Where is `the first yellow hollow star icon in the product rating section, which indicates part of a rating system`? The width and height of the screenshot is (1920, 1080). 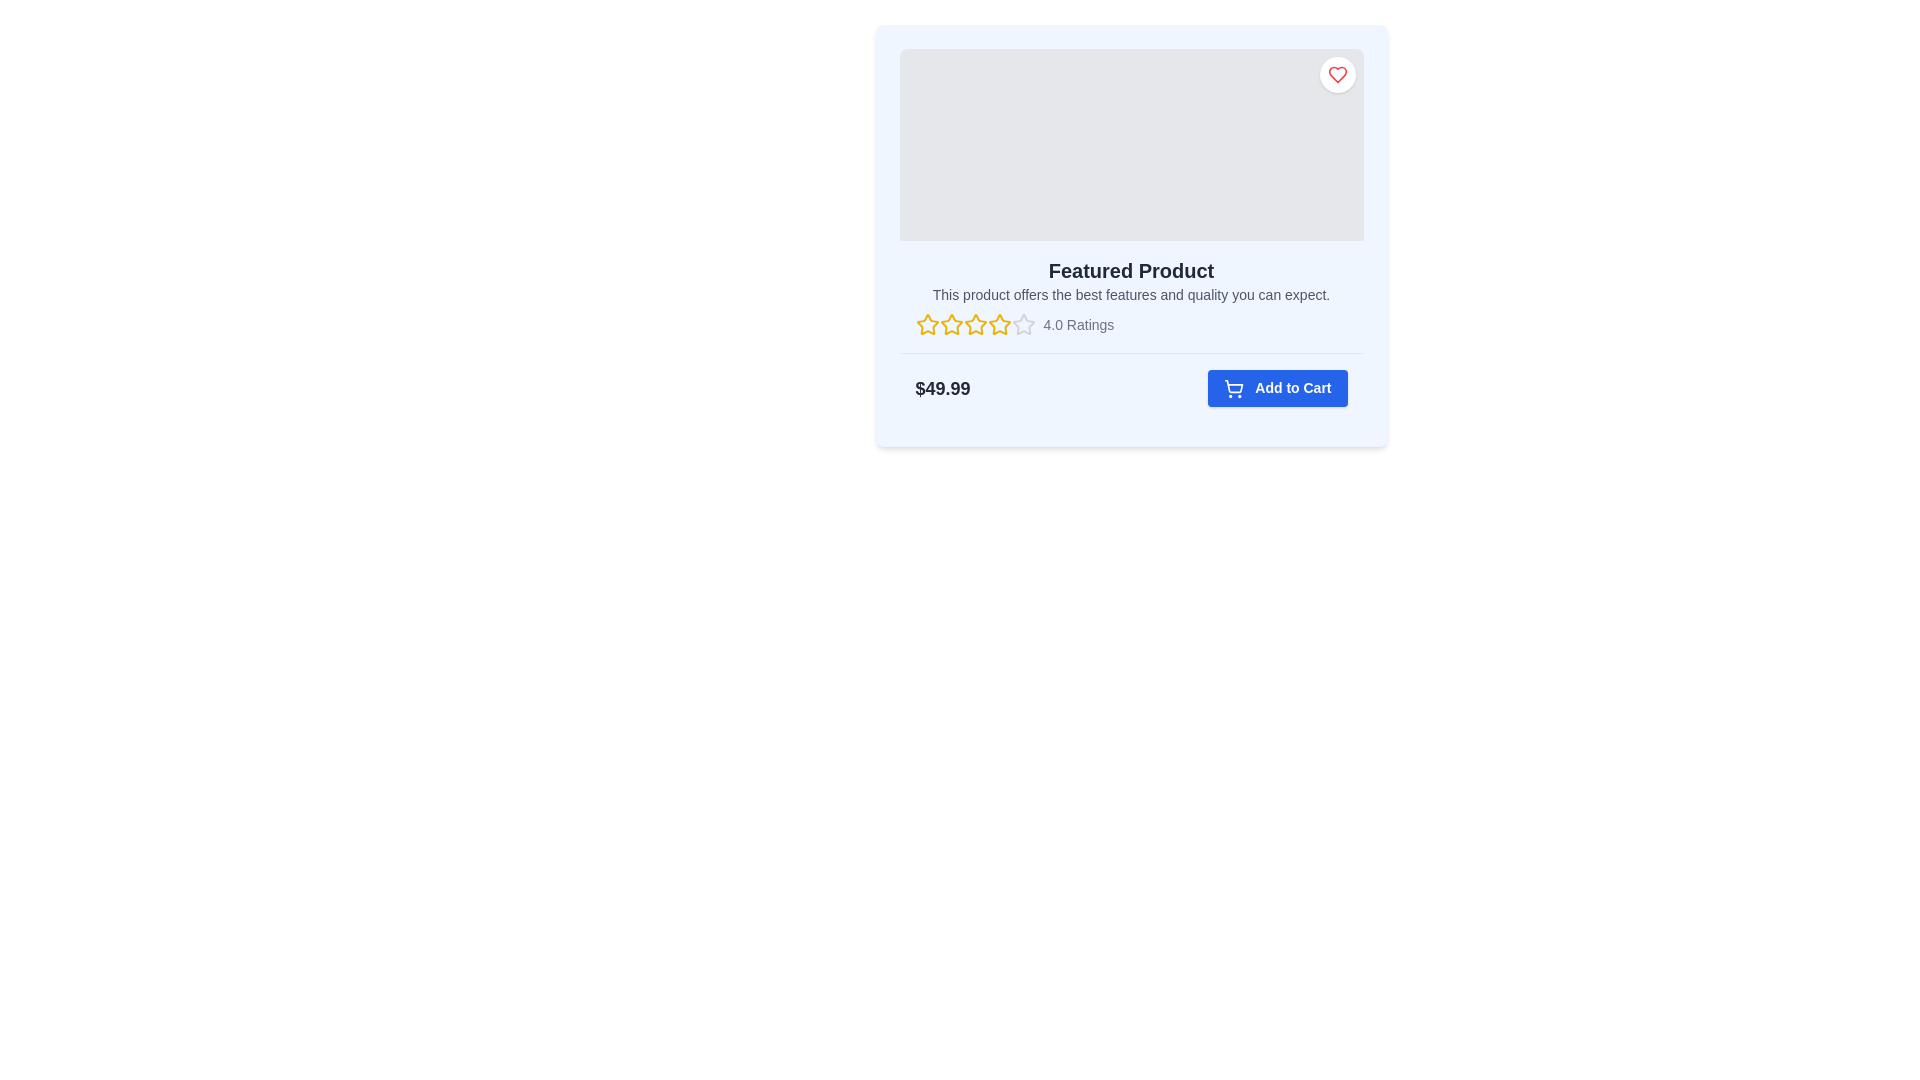 the first yellow hollow star icon in the product rating section, which indicates part of a rating system is located at coordinates (926, 323).